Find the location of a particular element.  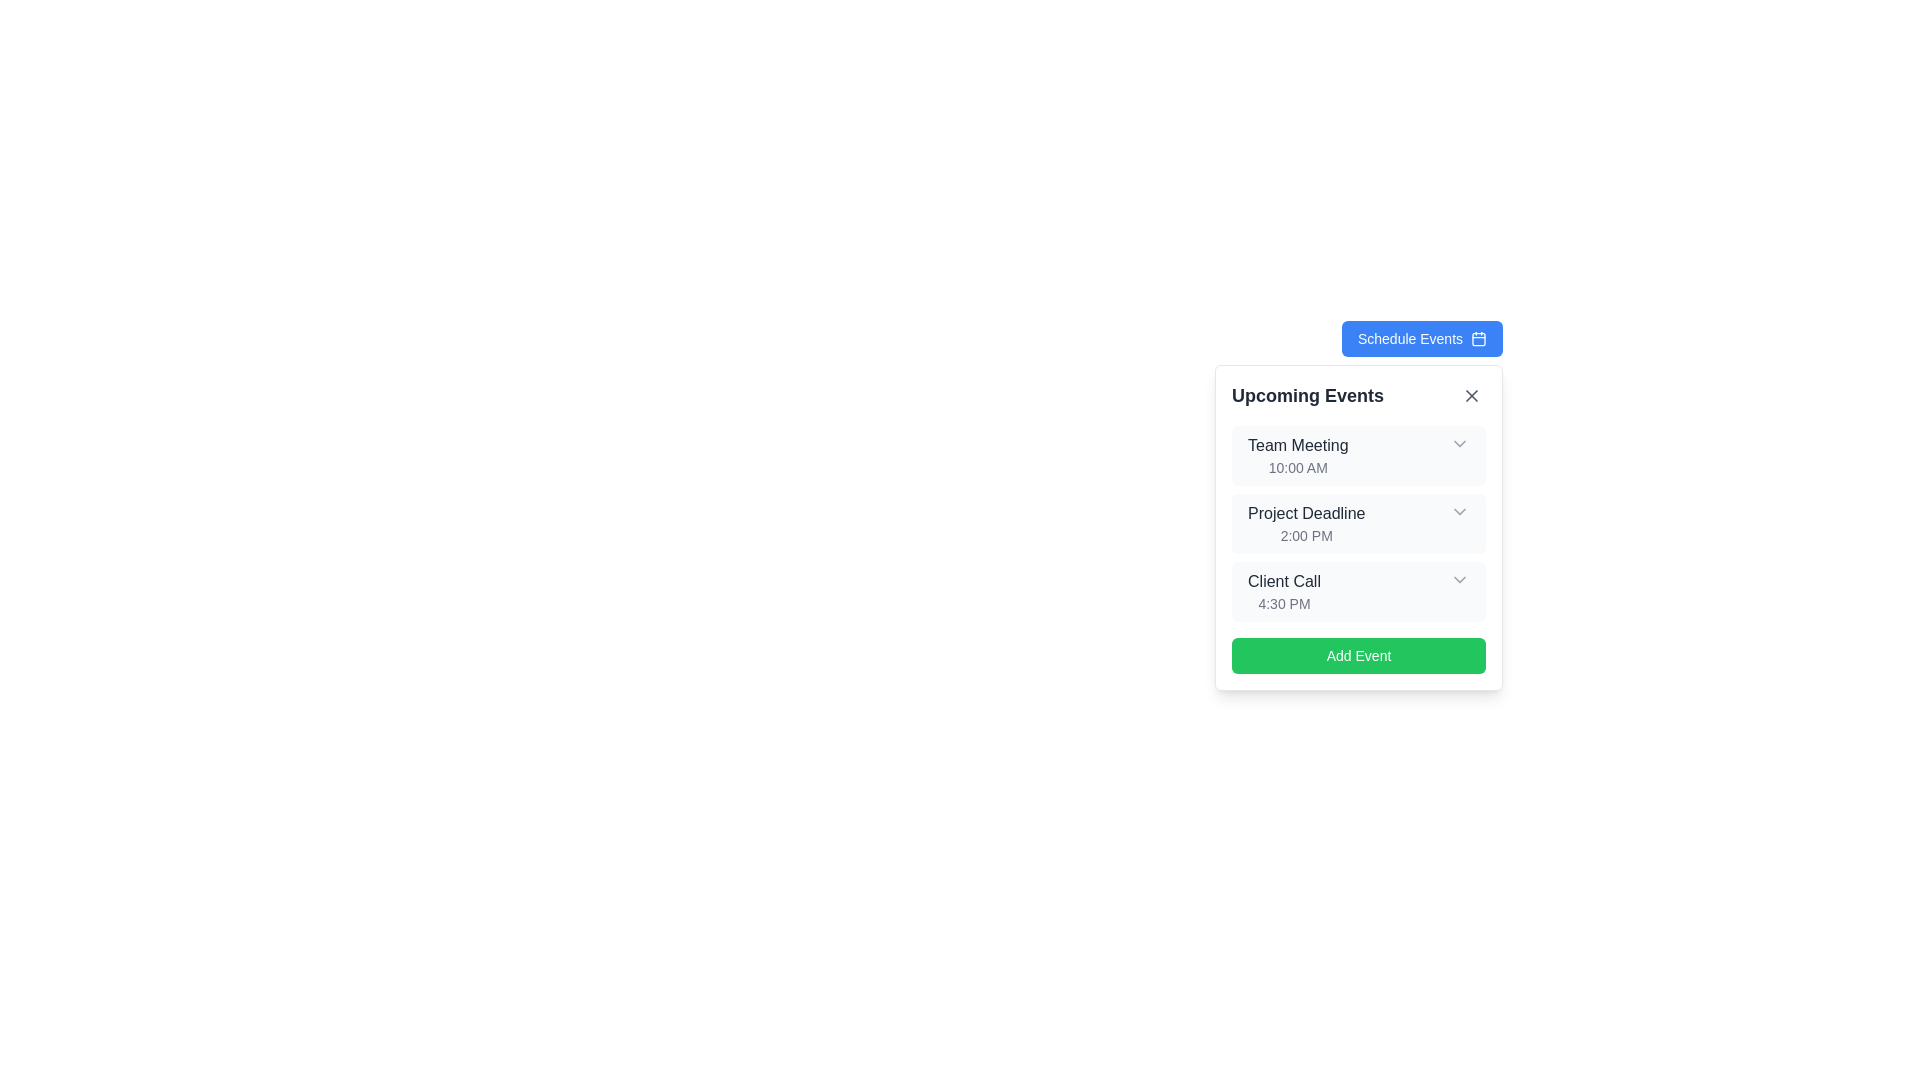

the 'Upcoming Events' header, which serves as the title for the events section and is located at the top left of the panel with a close button on the right is located at coordinates (1358, 396).